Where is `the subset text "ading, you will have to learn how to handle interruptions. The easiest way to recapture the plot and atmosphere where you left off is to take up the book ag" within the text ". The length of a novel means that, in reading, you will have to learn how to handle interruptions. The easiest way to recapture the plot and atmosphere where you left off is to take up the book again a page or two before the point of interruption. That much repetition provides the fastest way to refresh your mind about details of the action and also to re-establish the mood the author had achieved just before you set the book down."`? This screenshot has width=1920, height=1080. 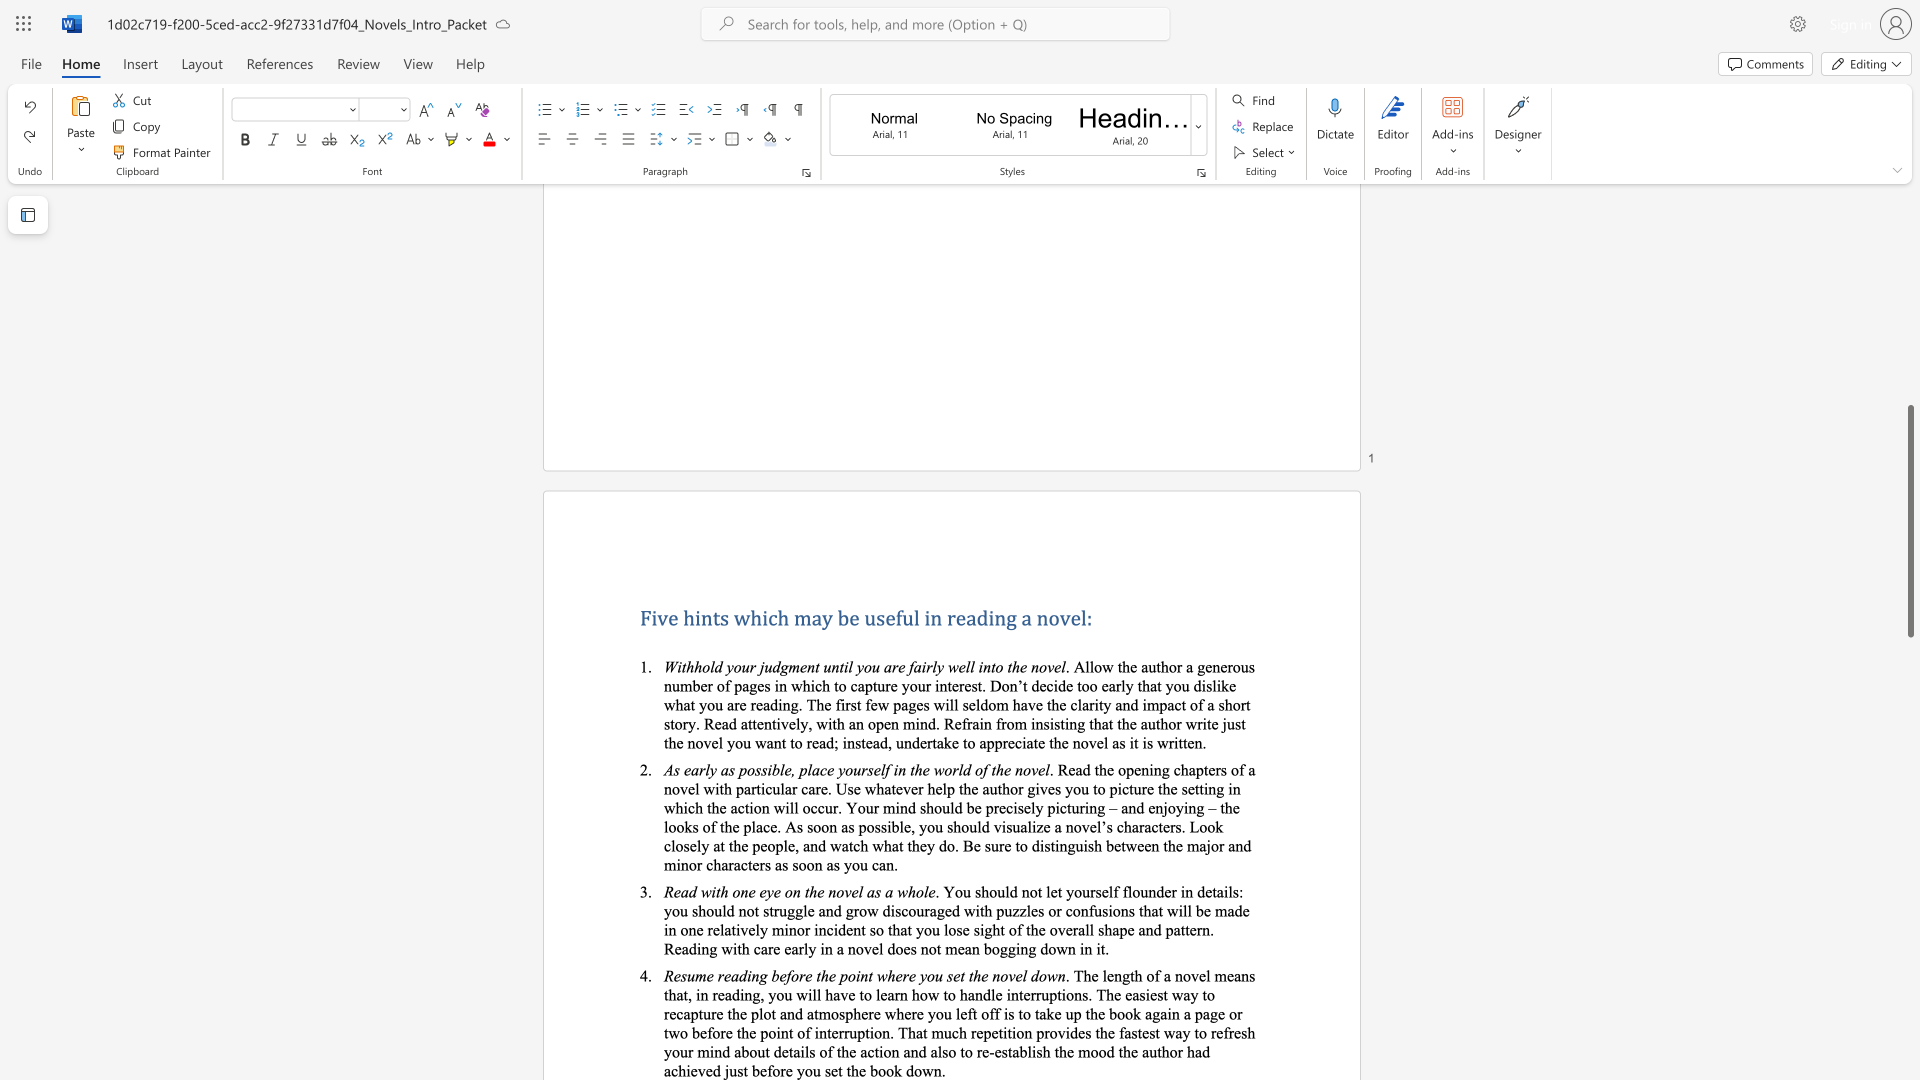 the subset text "ading, you will have to learn how to handle interruptions. The easiest way to recapture the plot and atmosphere where you left off is to take up the book ag" within the text ". The length of a novel means that, in reading, you will have to learn how to handle interruptions. The easiest way to recapture the plot and atmosphere where you left off is to take up the book again a page or two before the point of interruption. That much repetition provides the fastest way to refresh your mind about details of the action and also to re-establish the mood the author had achieved just before you set the book down." is located at coordinates (723, 994).